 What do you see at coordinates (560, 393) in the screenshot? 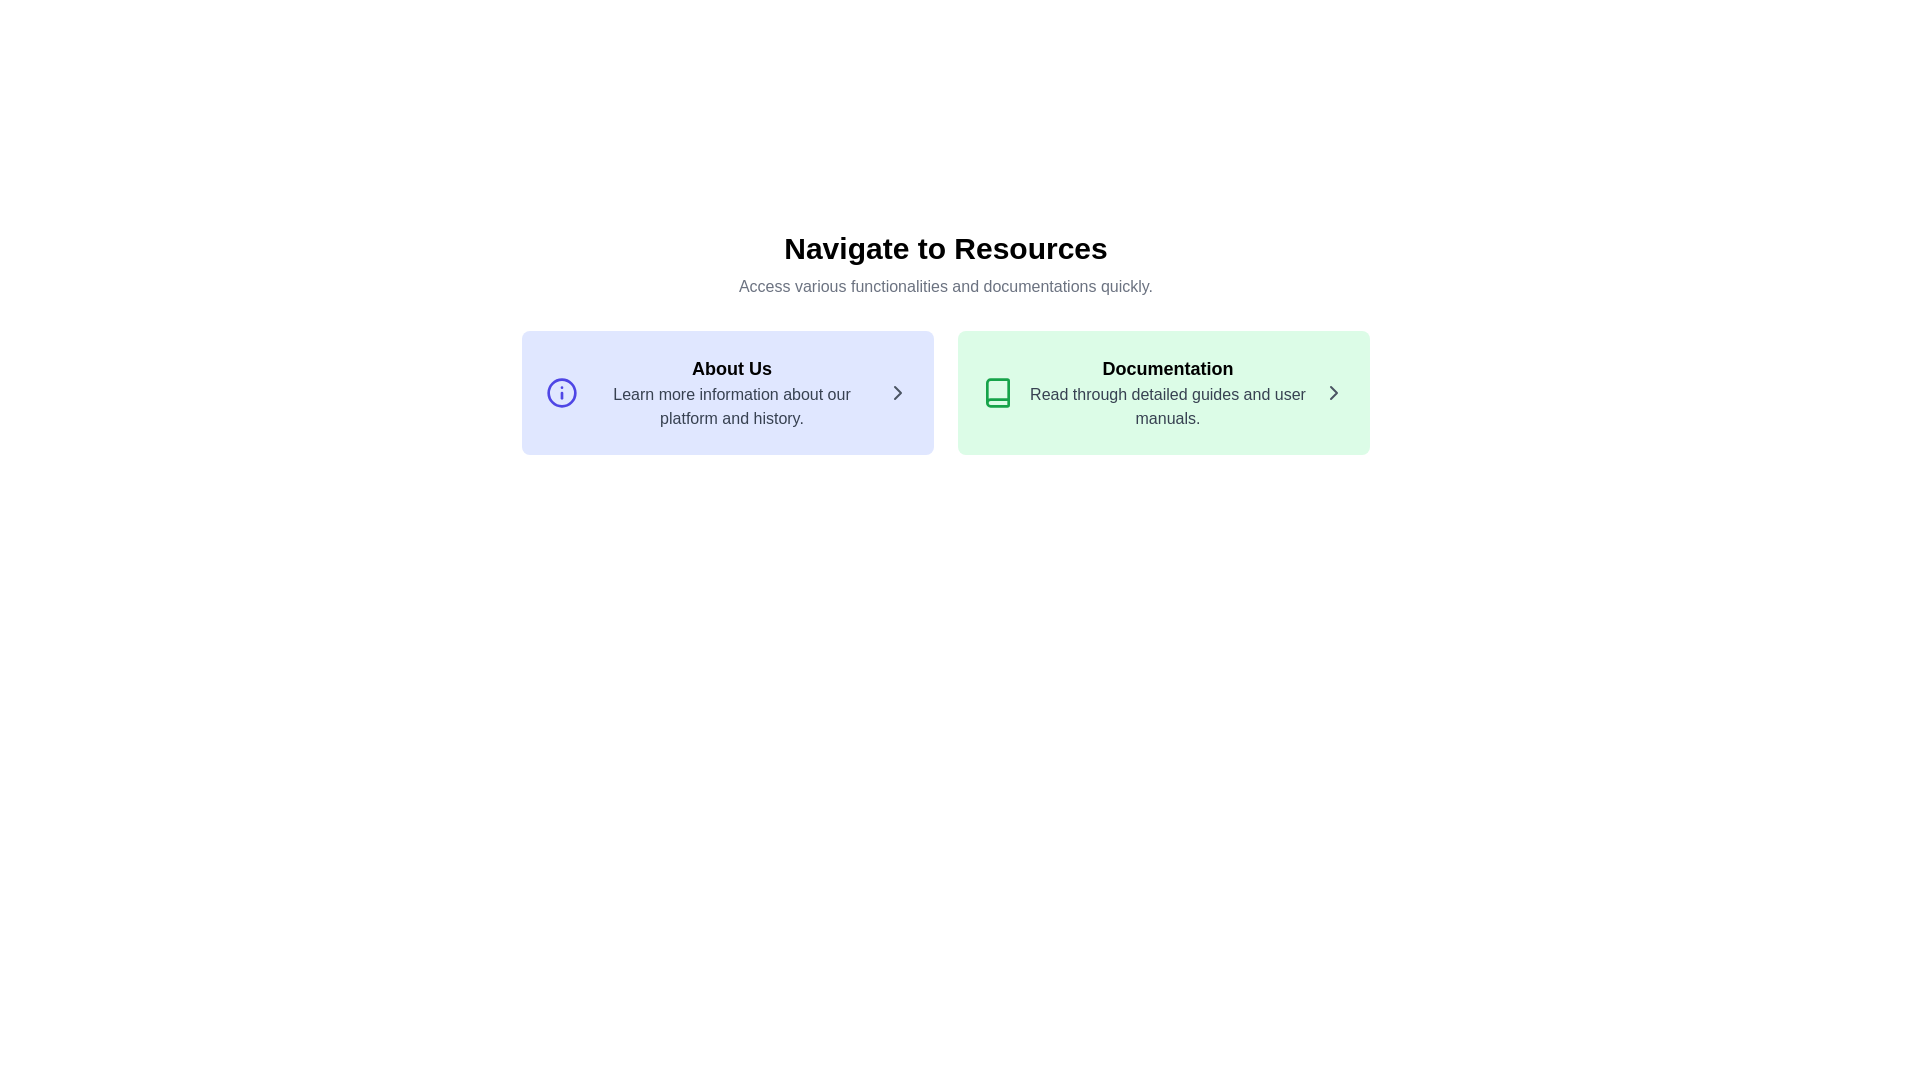
I see `the blue outlined circular graphic that is part of the information symbol icon in the 'About Us' section` at bounding box center [560, 393].